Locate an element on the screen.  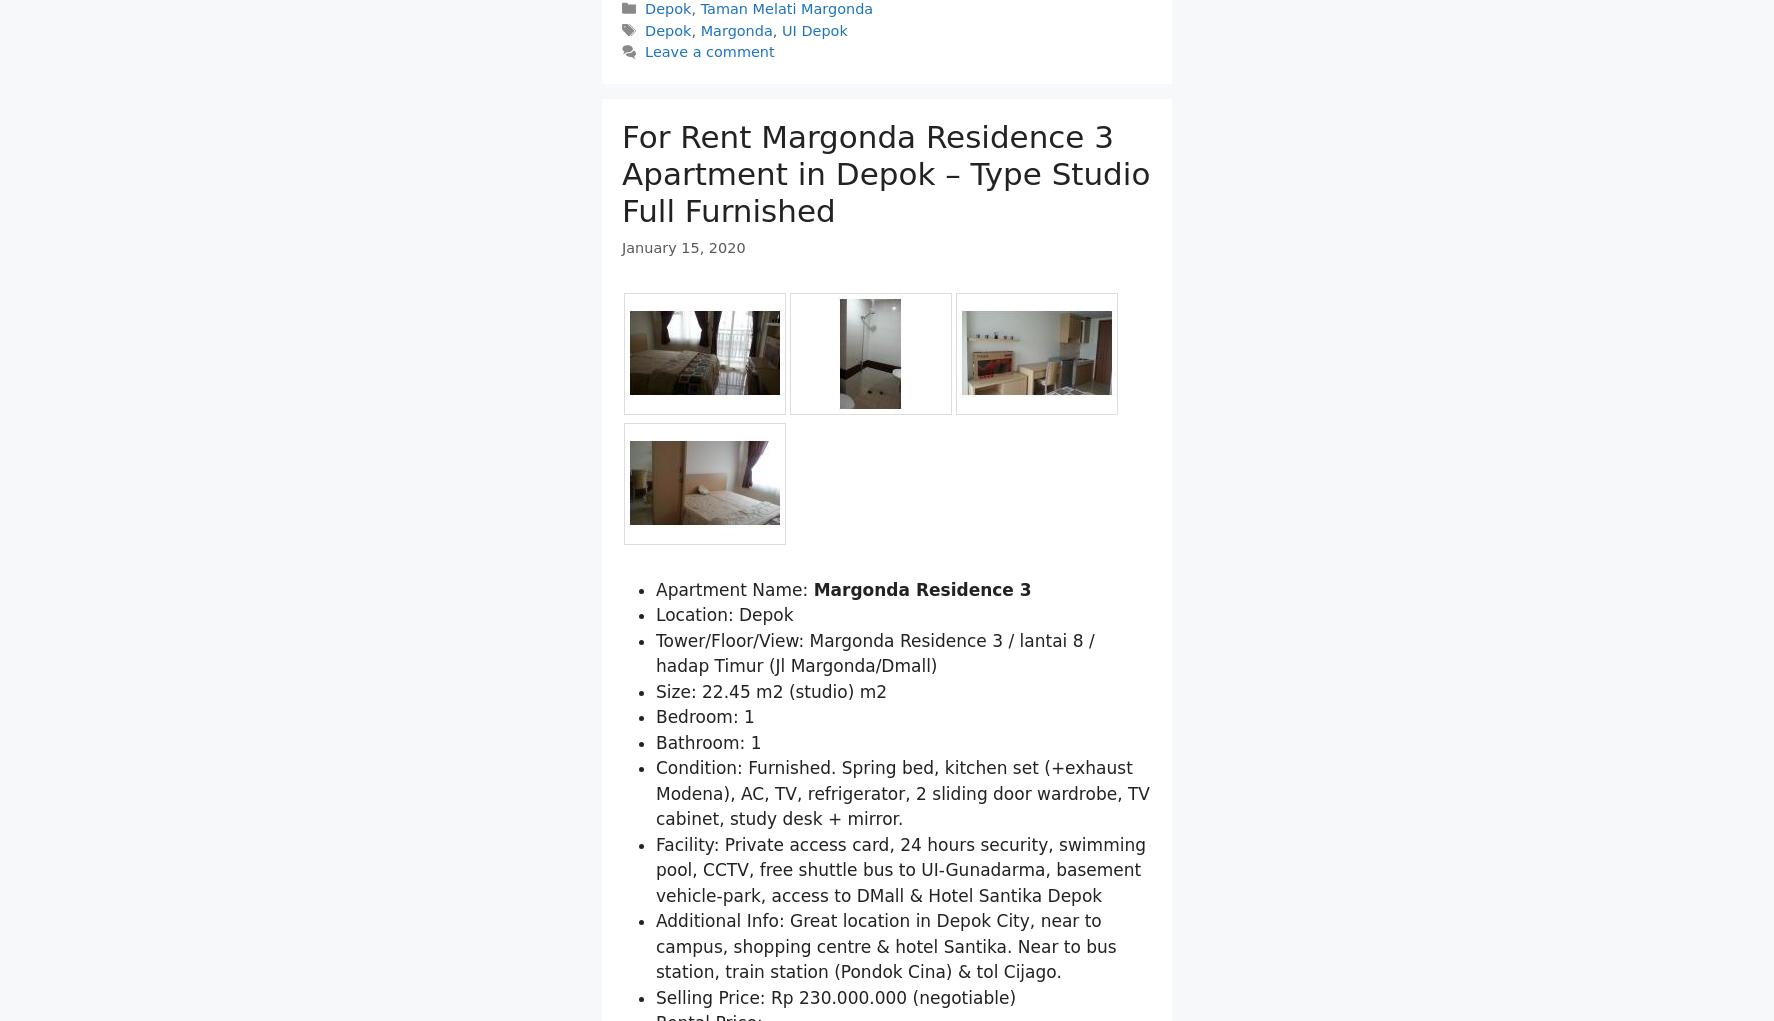
'Tower/Floor/View: Margonda Residence 3 / lantai 8 / hadap Timur (Jl Margonda/Dmall)' is located at coordinates (874, 756).